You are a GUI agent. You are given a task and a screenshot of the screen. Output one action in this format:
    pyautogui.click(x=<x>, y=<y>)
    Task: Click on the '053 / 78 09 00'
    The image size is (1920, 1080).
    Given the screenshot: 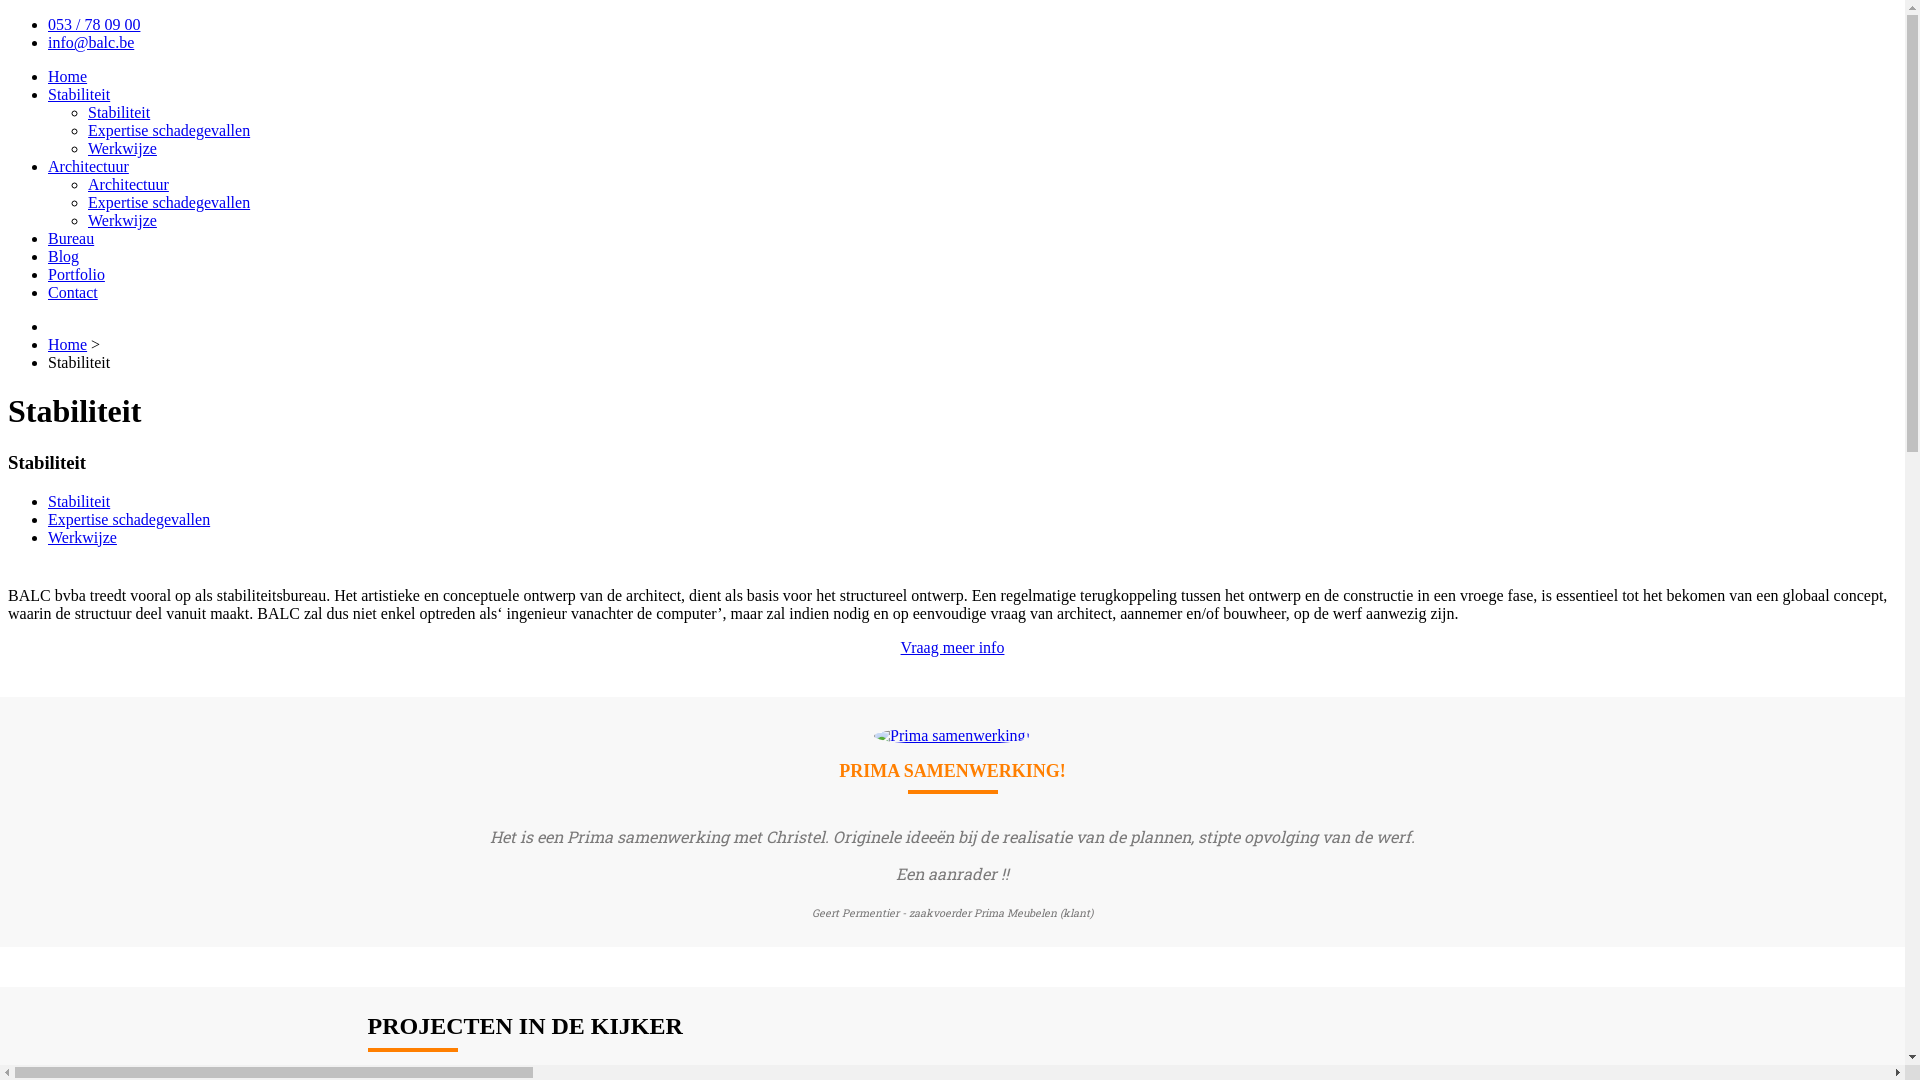 What is the action you would take?
    pyautogui.click(x=48, y=24)
    